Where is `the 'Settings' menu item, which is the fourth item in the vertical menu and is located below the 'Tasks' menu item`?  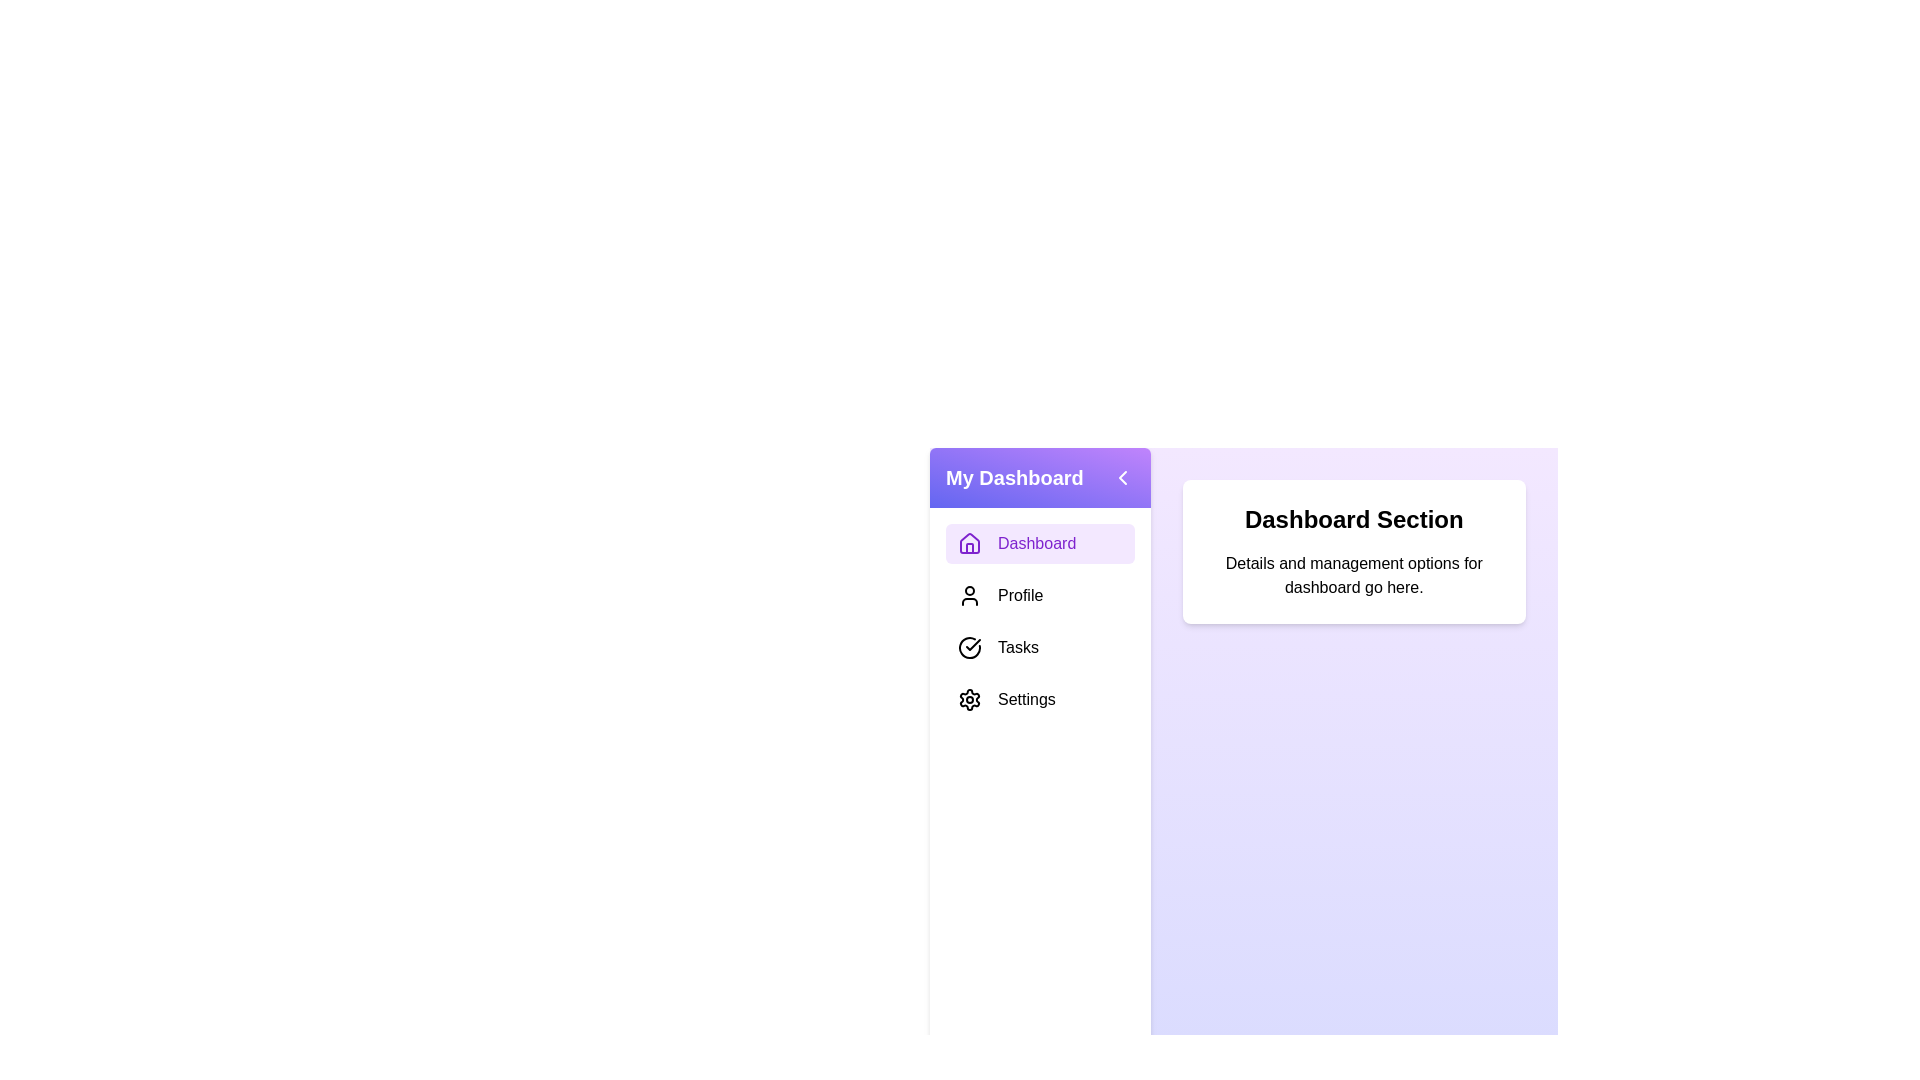 the 'Settings' menu item, which is the fourth item in the vertical menu and is located below the 'Tasks' menu item is located at coordinates (1040, 698).